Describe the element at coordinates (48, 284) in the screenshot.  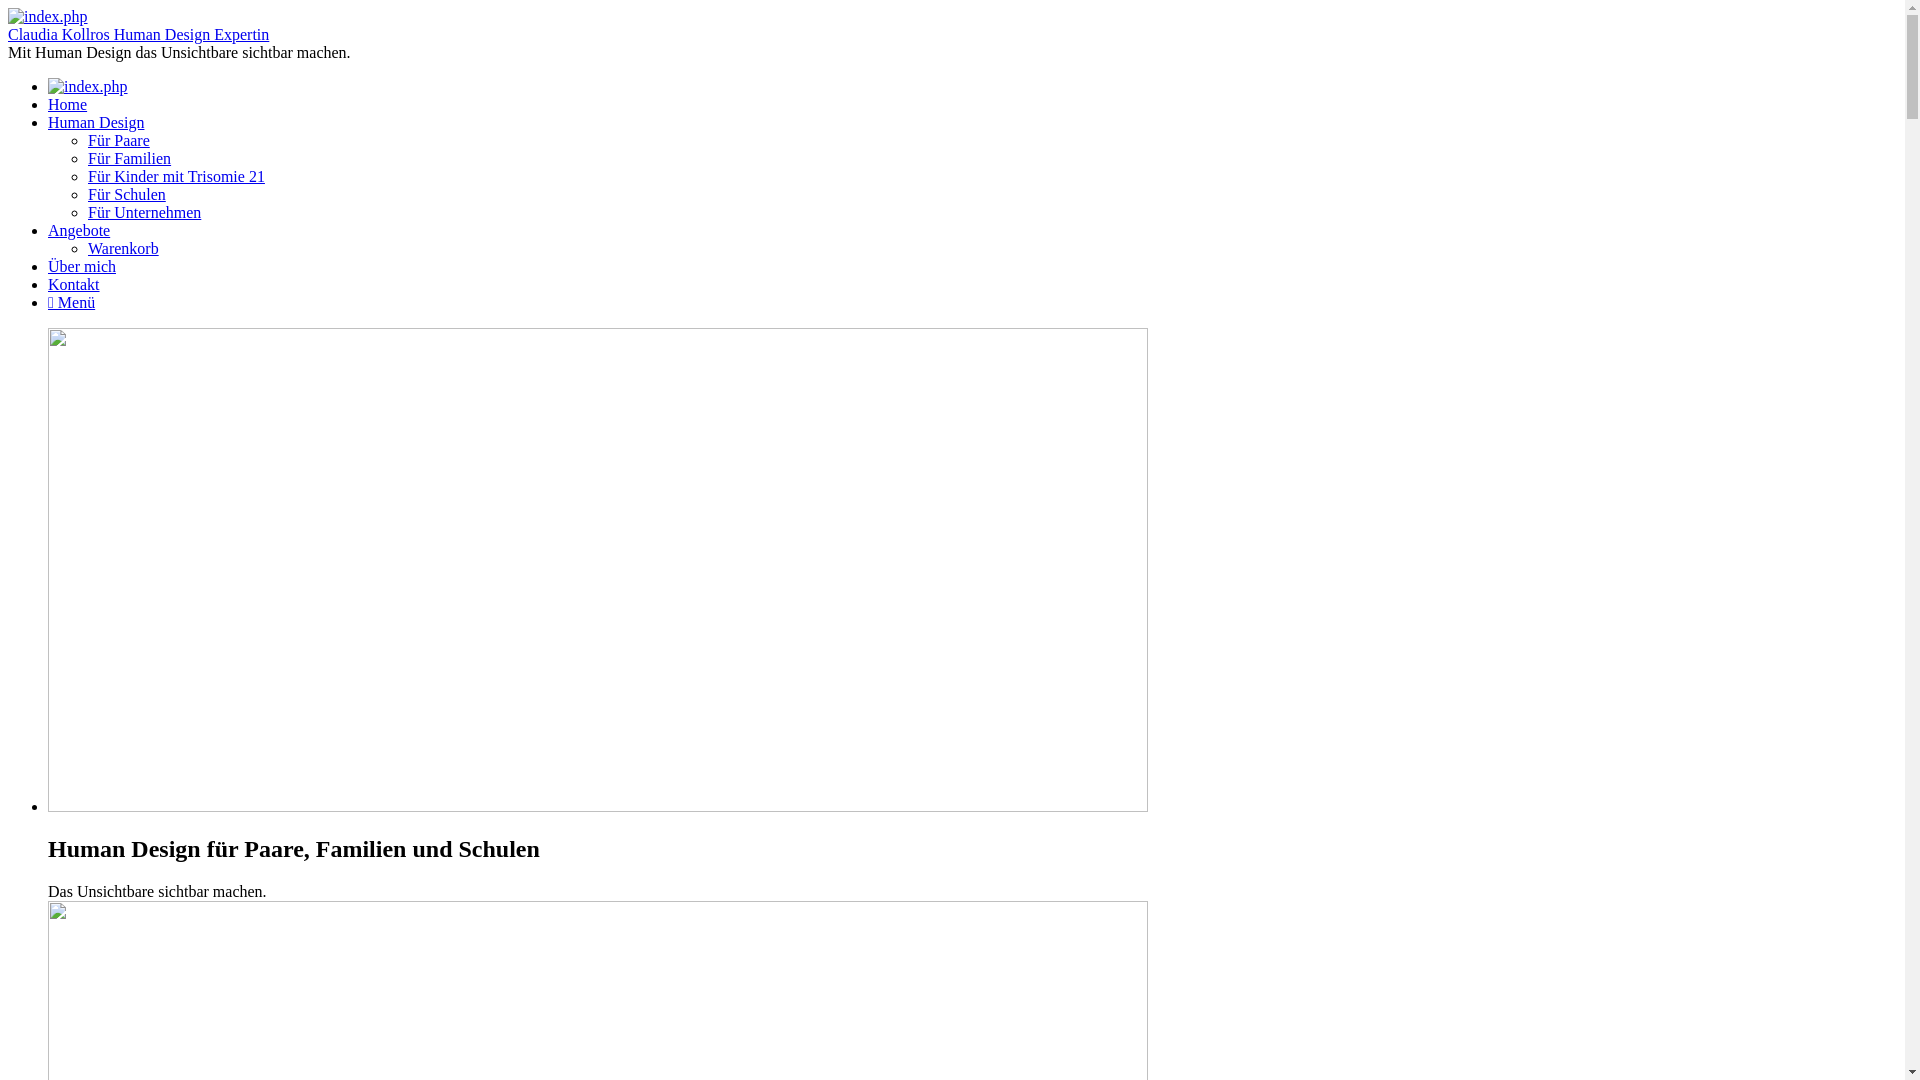
I see `'Kontakt'` at that location.